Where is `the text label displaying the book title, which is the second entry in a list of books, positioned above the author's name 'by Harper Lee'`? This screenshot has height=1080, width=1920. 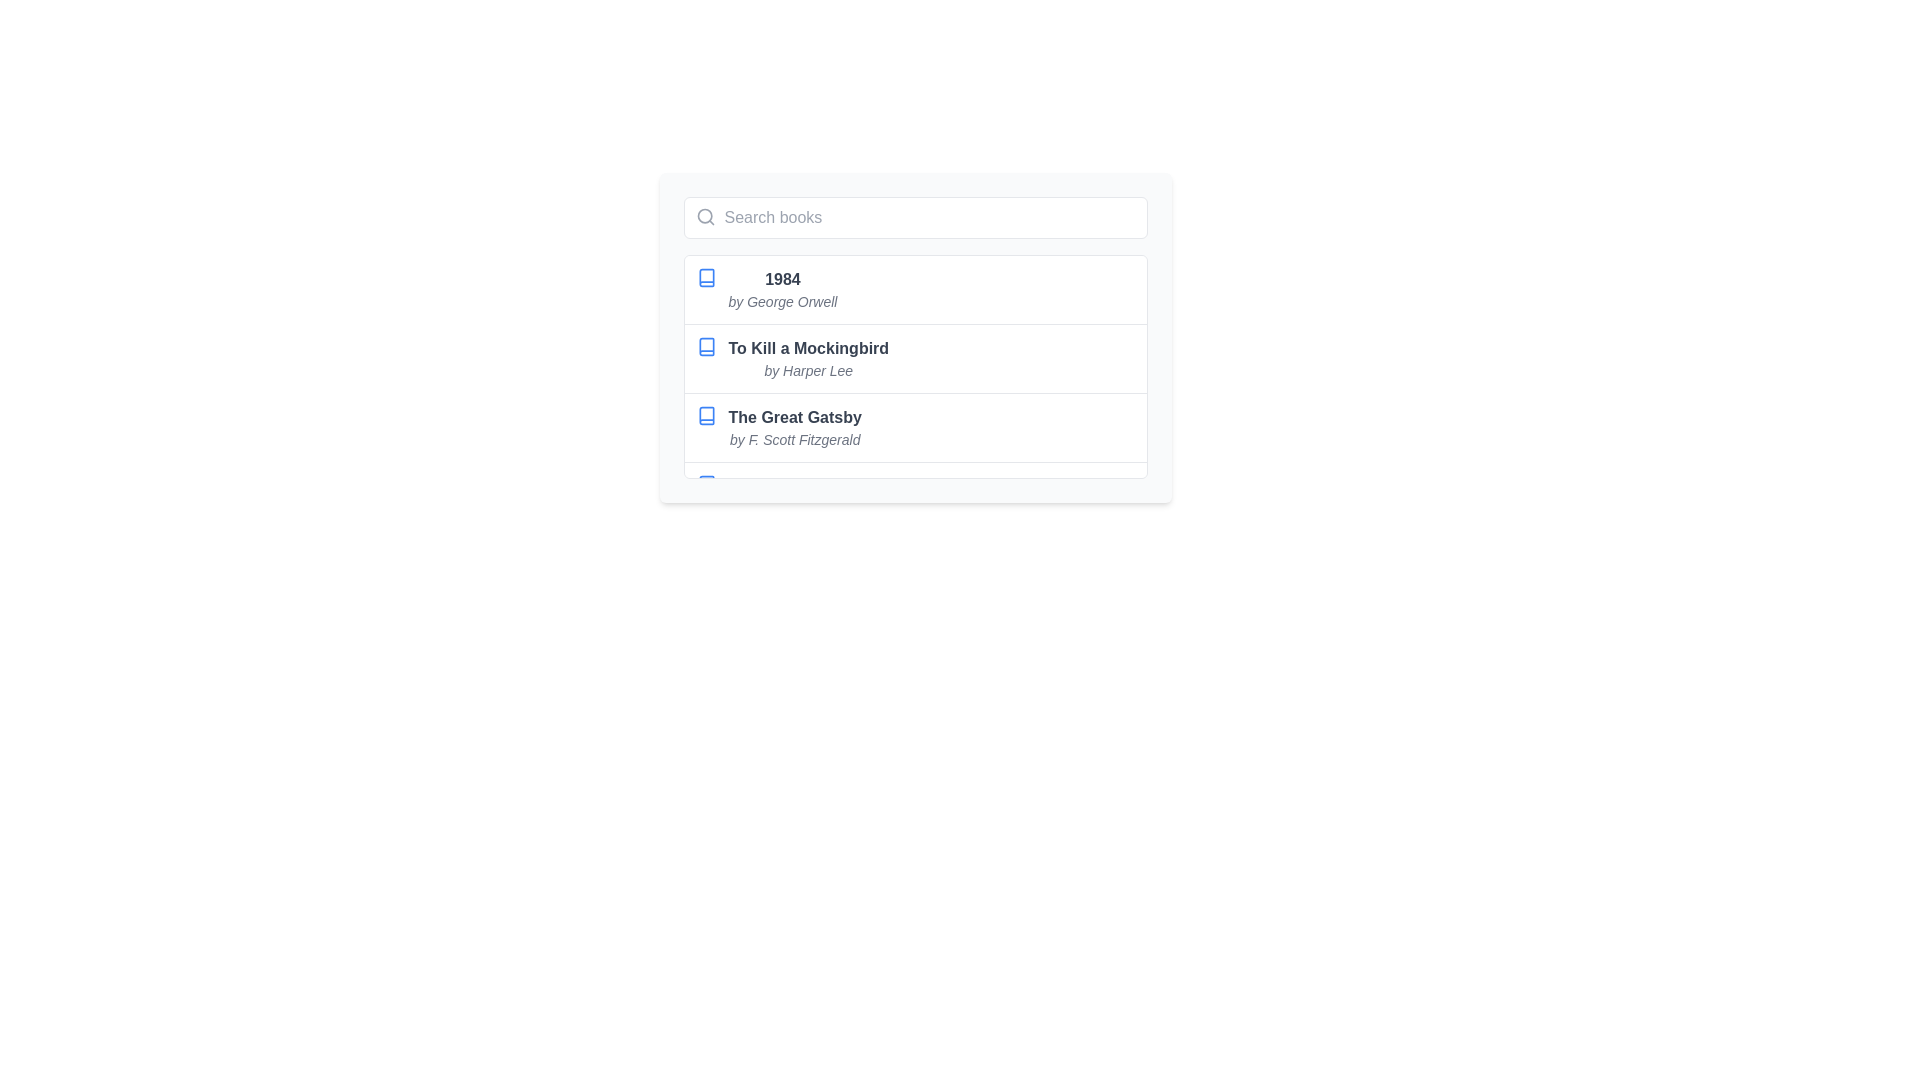
the text label displaying the book title, which is the second entry in a list of books, positioned above the author's name 'by Harper Lee' is located at coordinates (808, 347).